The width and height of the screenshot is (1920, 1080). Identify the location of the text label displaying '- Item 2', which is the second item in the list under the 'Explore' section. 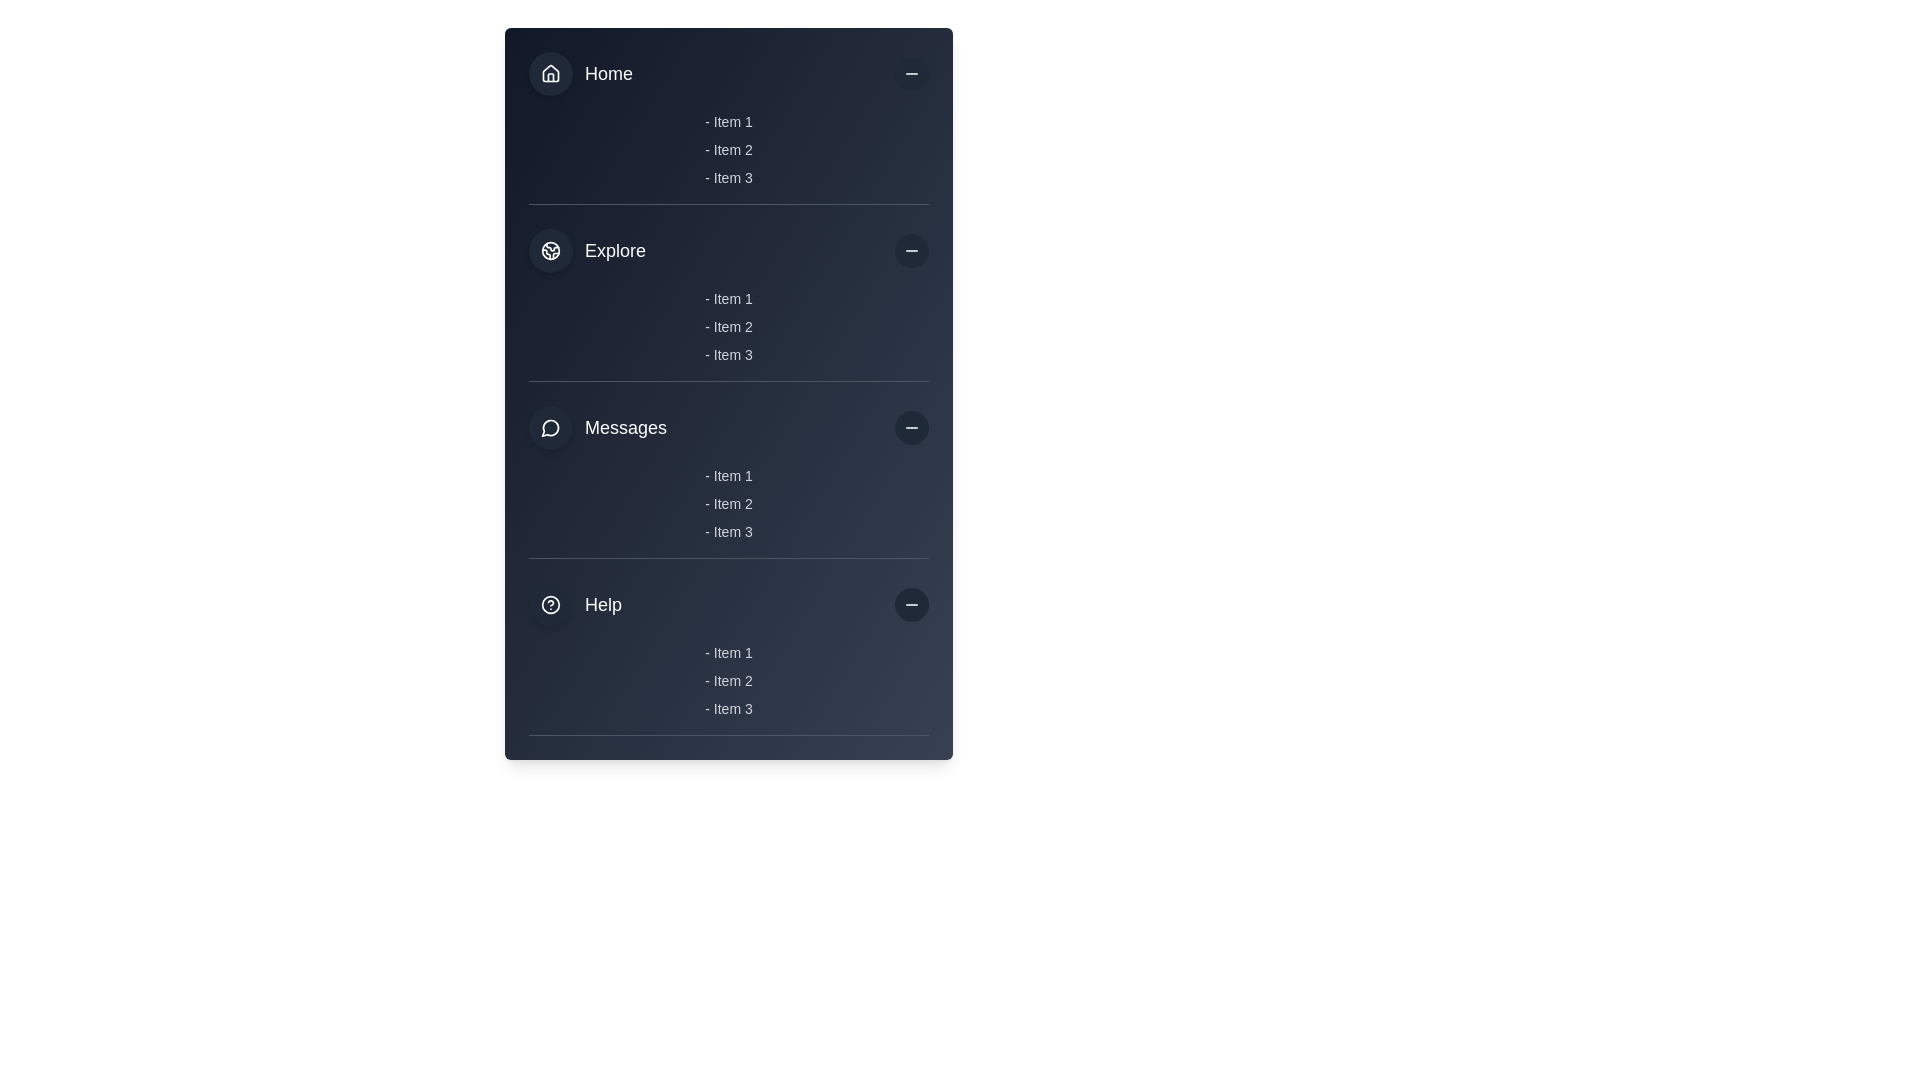
(728, 326).